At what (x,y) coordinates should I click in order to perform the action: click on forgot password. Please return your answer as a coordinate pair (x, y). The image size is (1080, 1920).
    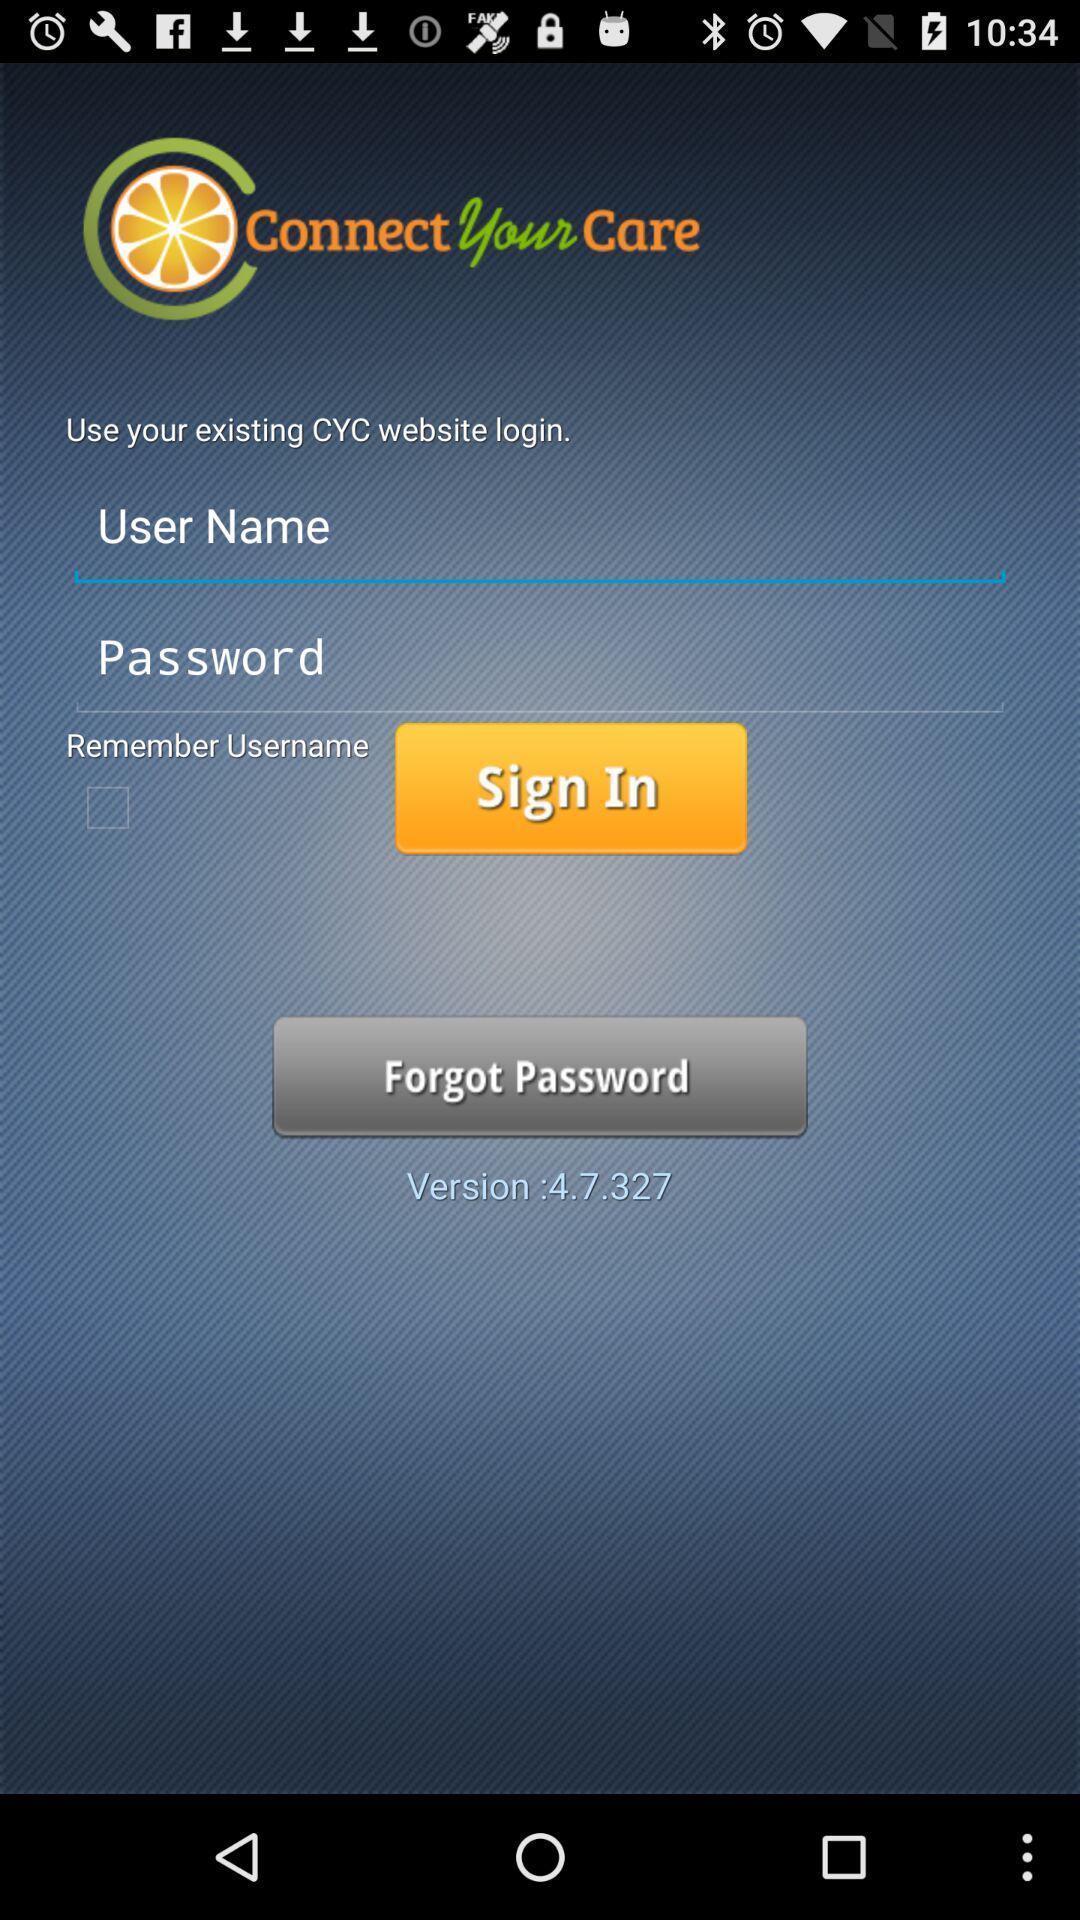
    Looking at the image, I should click on (540, 1075).